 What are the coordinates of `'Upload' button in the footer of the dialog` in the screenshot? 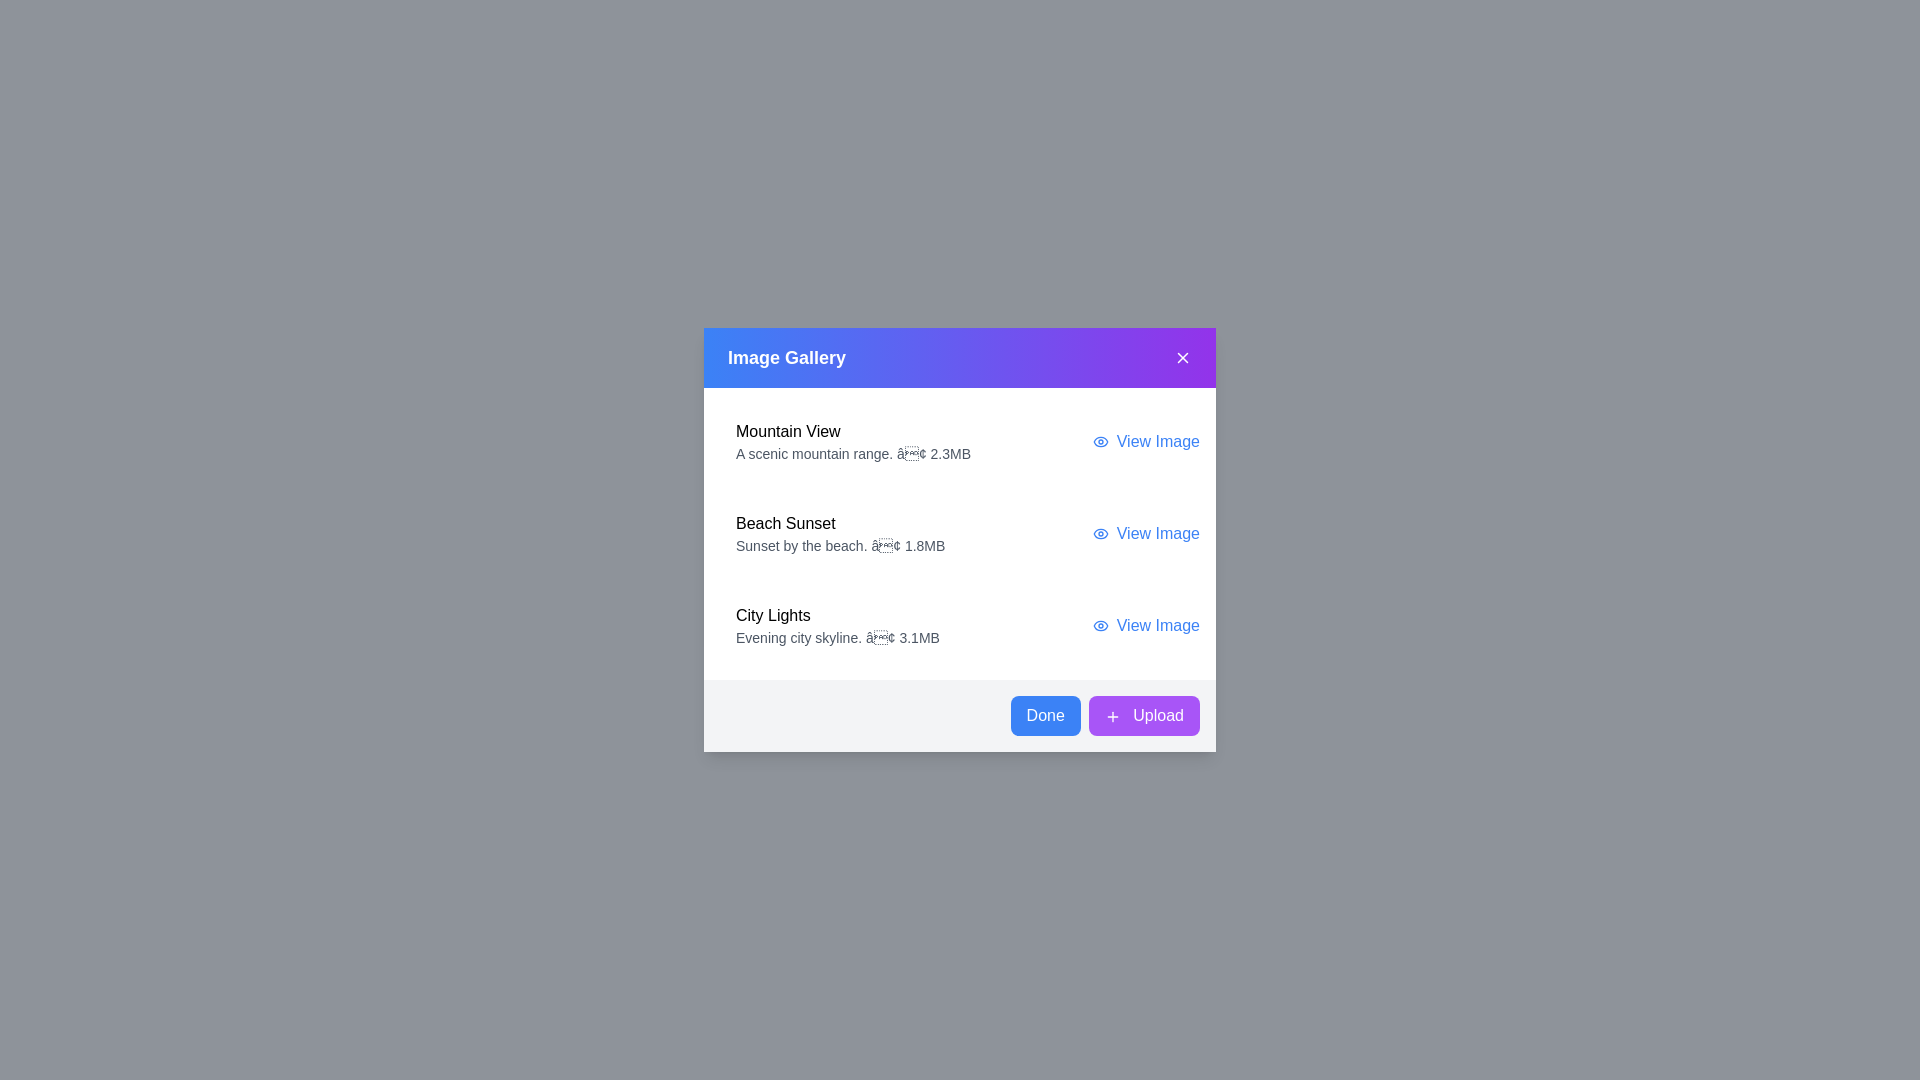 It's located at (1143, 715).